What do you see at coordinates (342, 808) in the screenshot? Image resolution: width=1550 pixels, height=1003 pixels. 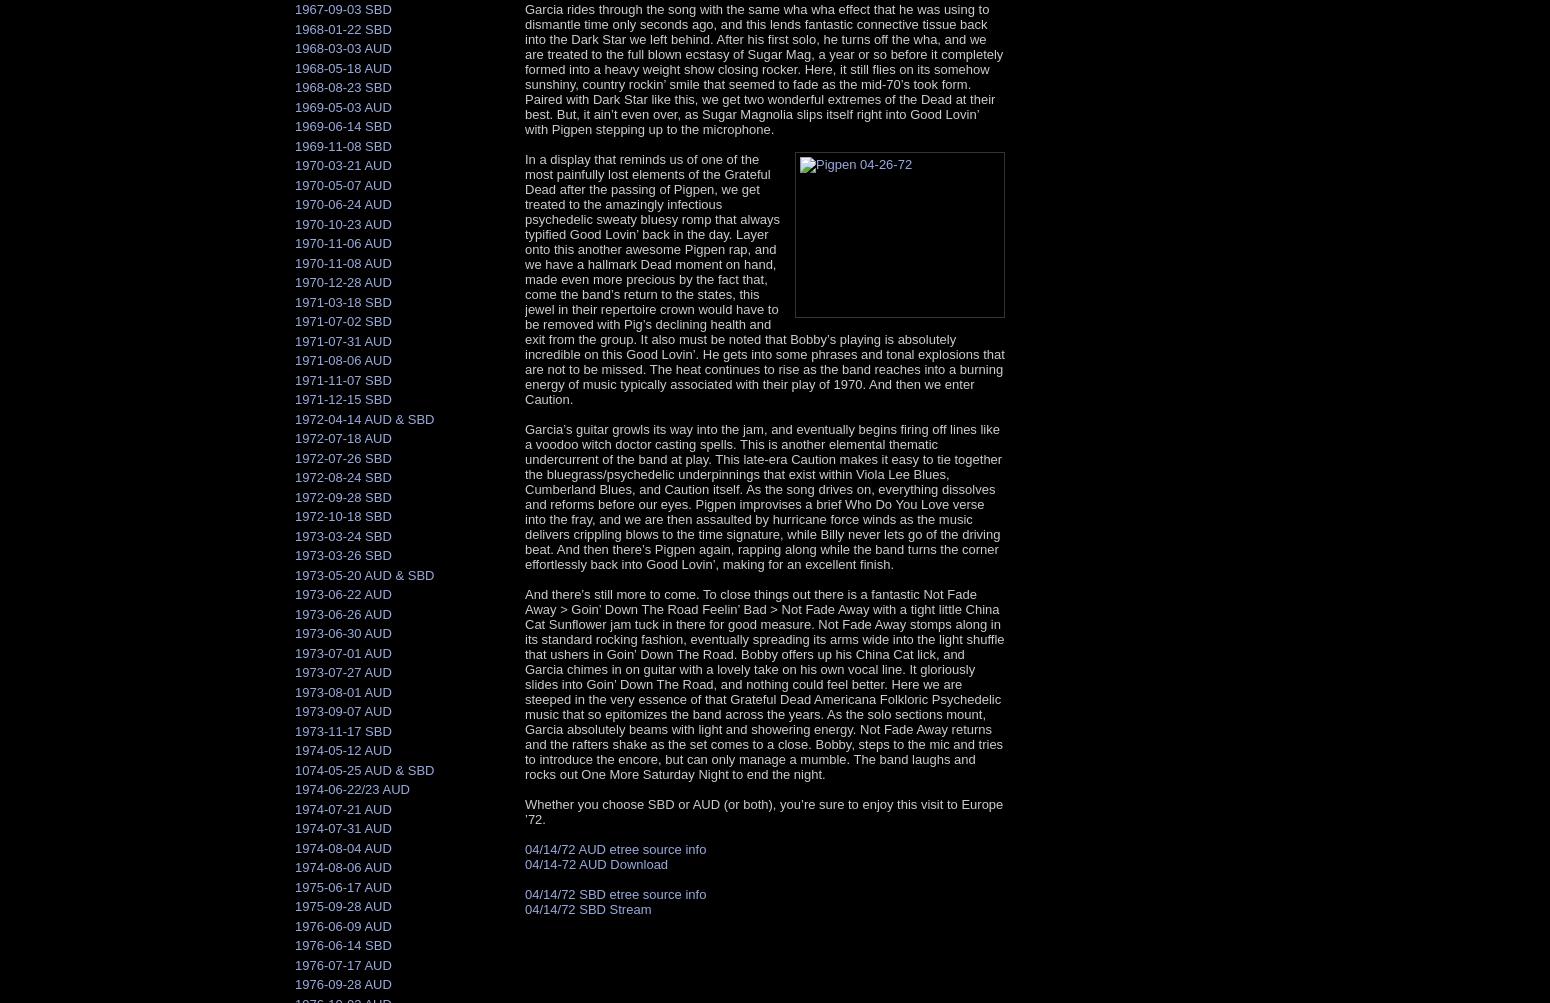 I see `'1974-07-21 AUD'` at bounding box center [342, 808].